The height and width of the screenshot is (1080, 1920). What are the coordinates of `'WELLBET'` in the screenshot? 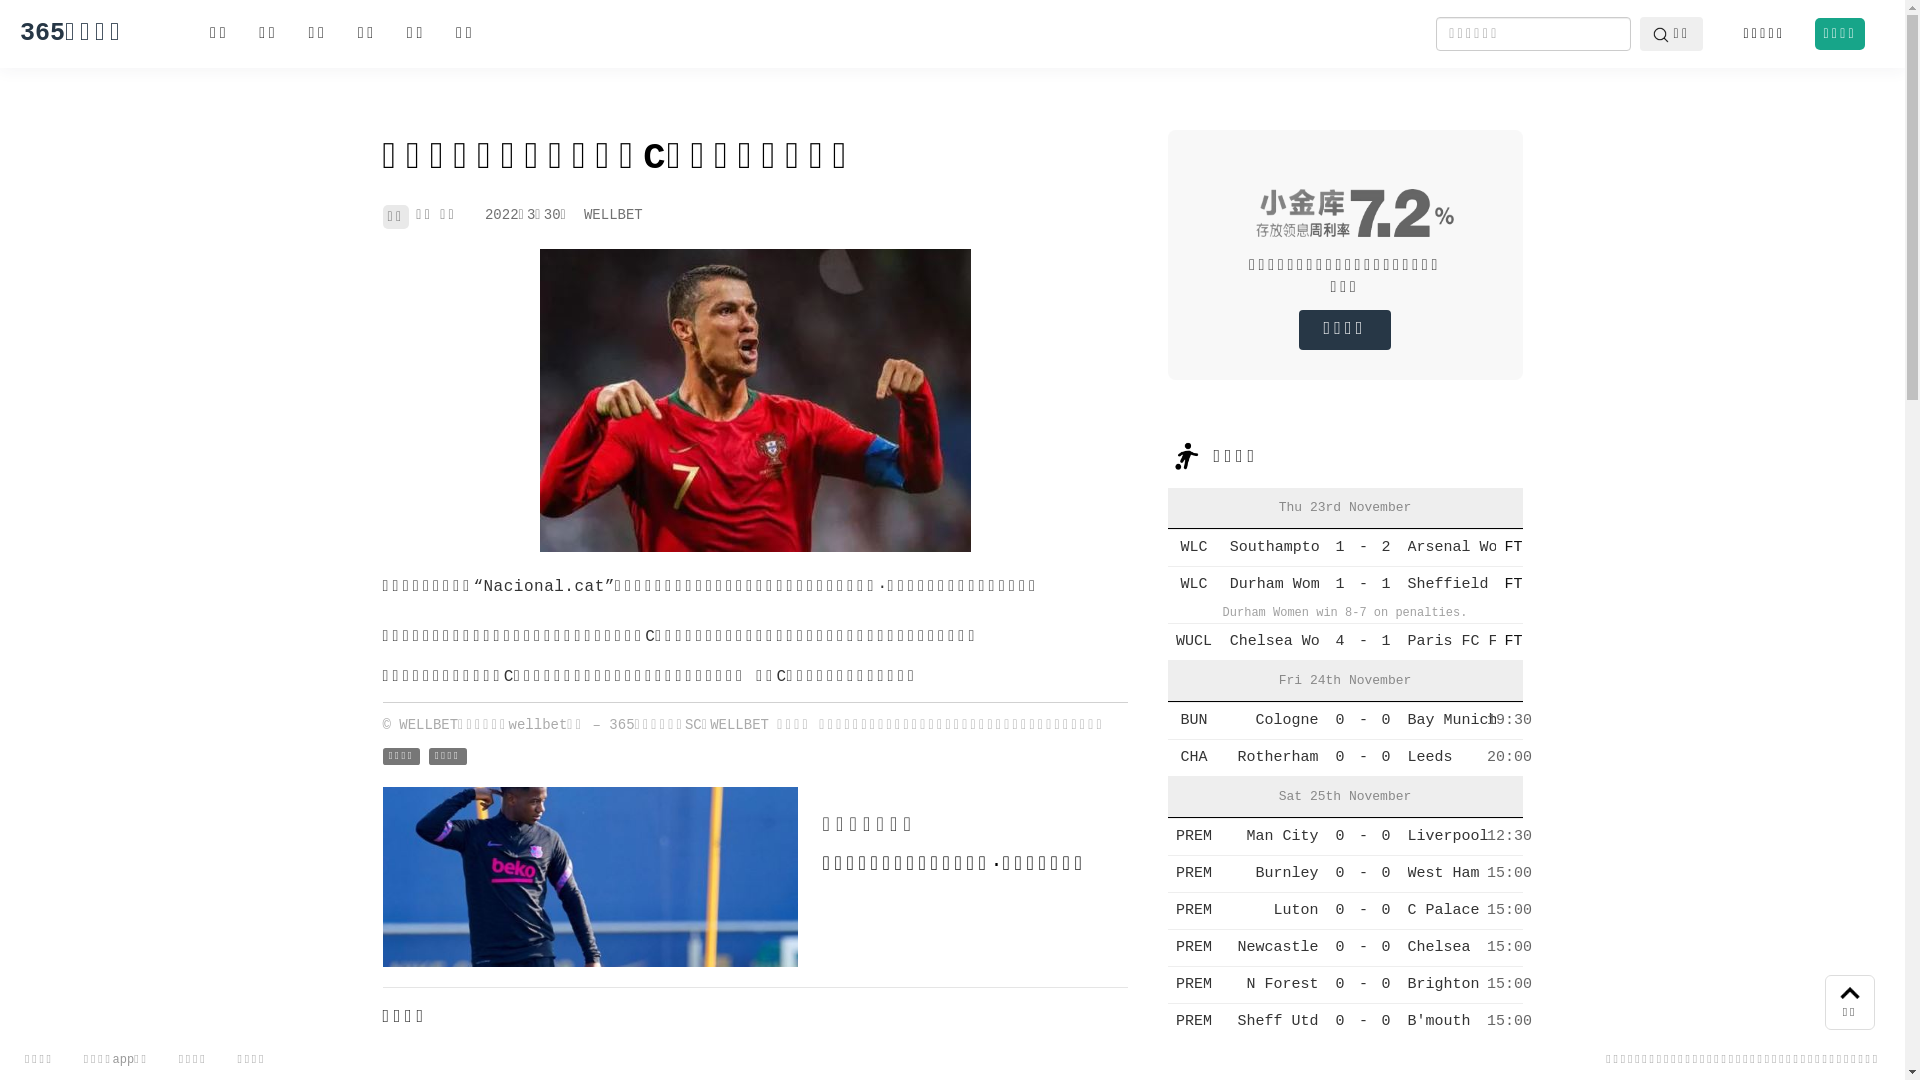 It's located at (612, 215).